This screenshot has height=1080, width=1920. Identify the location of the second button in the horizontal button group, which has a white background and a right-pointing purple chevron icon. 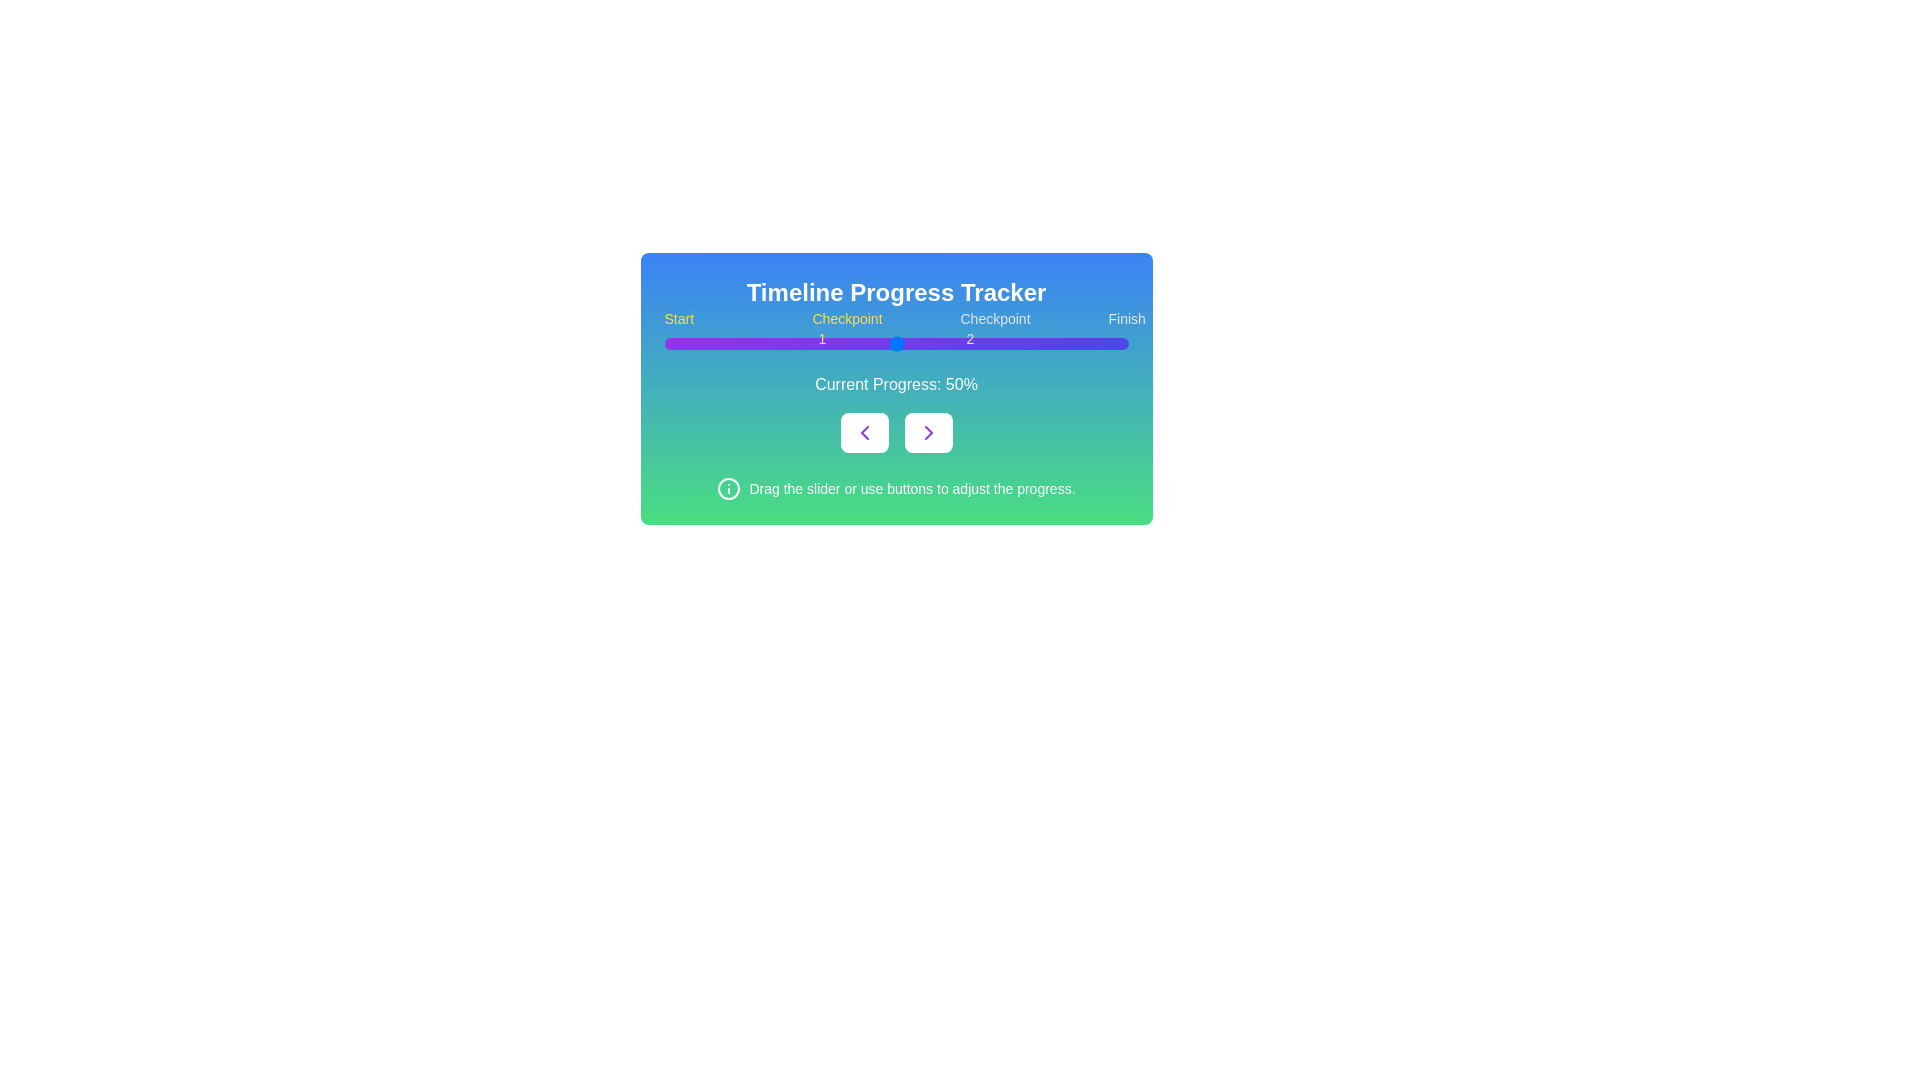
(927, 431).